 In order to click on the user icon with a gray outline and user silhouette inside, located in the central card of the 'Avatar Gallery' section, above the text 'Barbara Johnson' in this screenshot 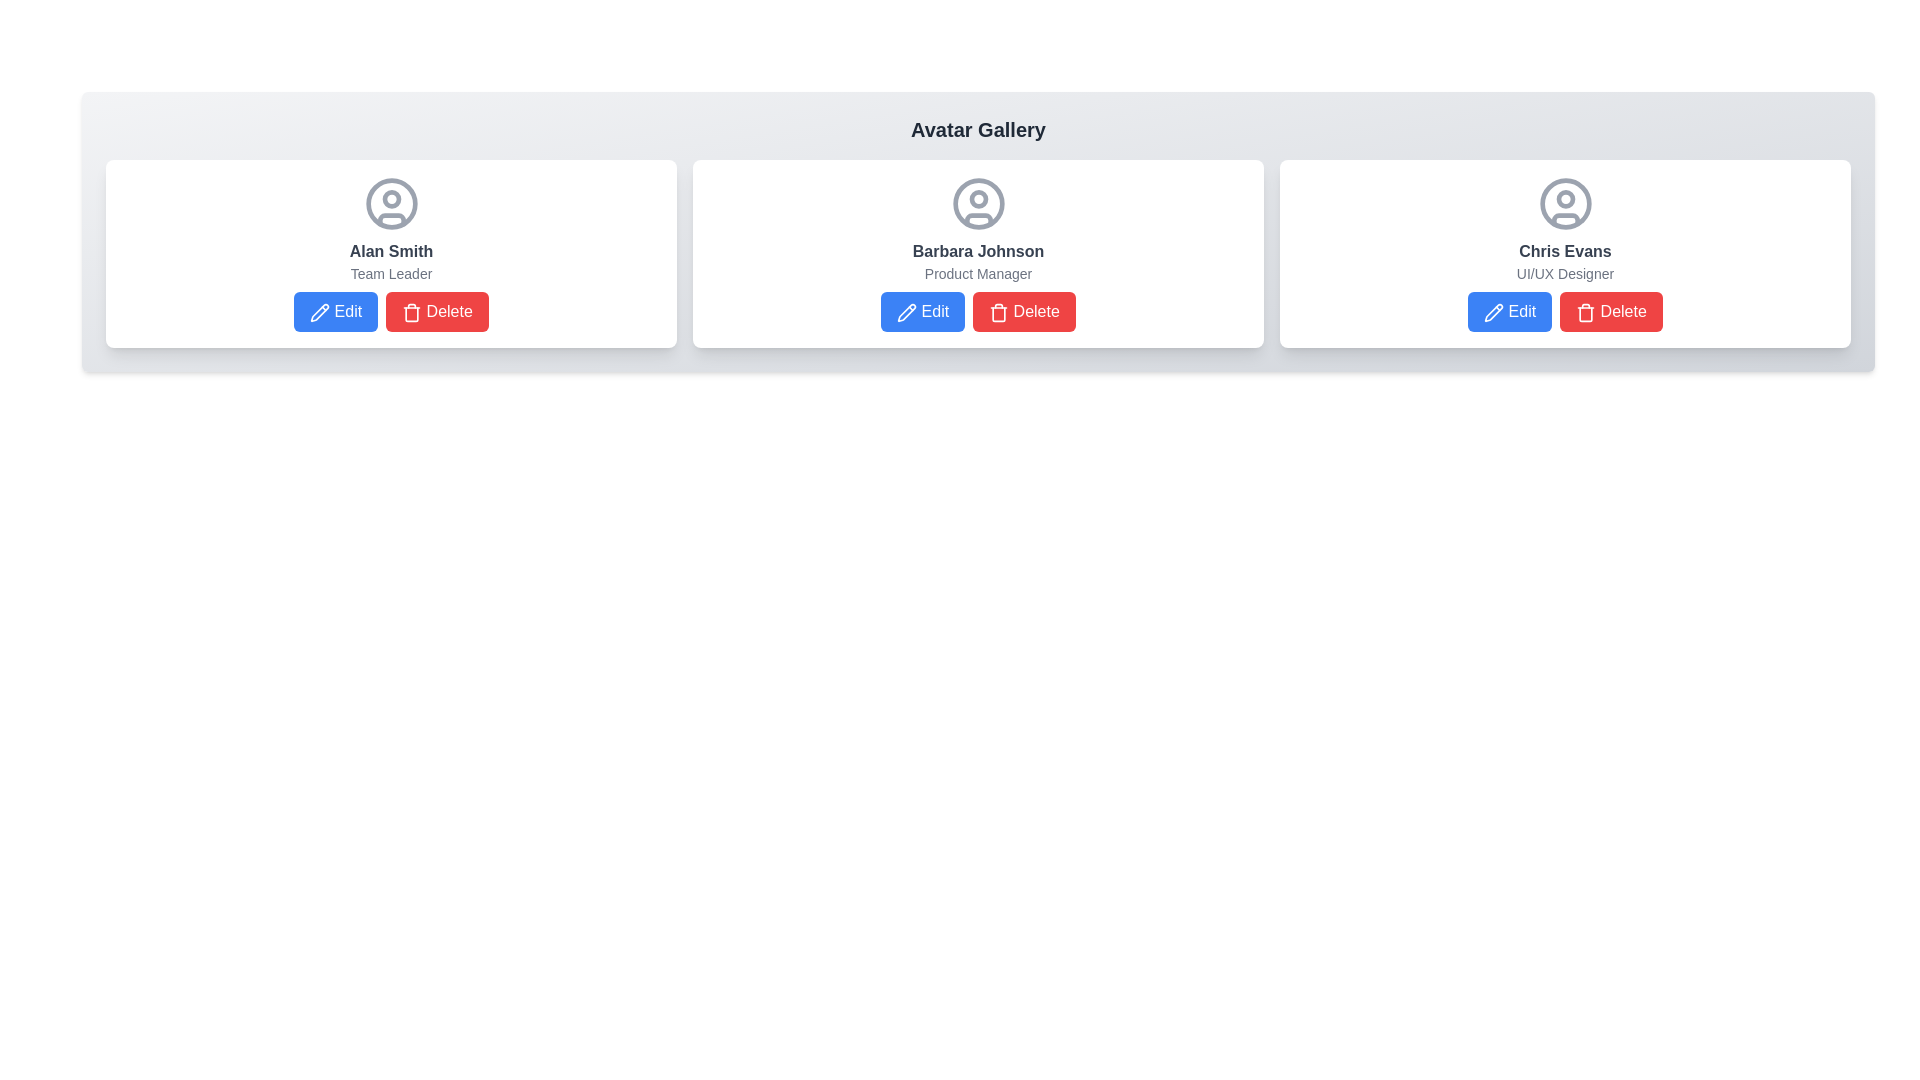, I will do `click(978, 204)`.